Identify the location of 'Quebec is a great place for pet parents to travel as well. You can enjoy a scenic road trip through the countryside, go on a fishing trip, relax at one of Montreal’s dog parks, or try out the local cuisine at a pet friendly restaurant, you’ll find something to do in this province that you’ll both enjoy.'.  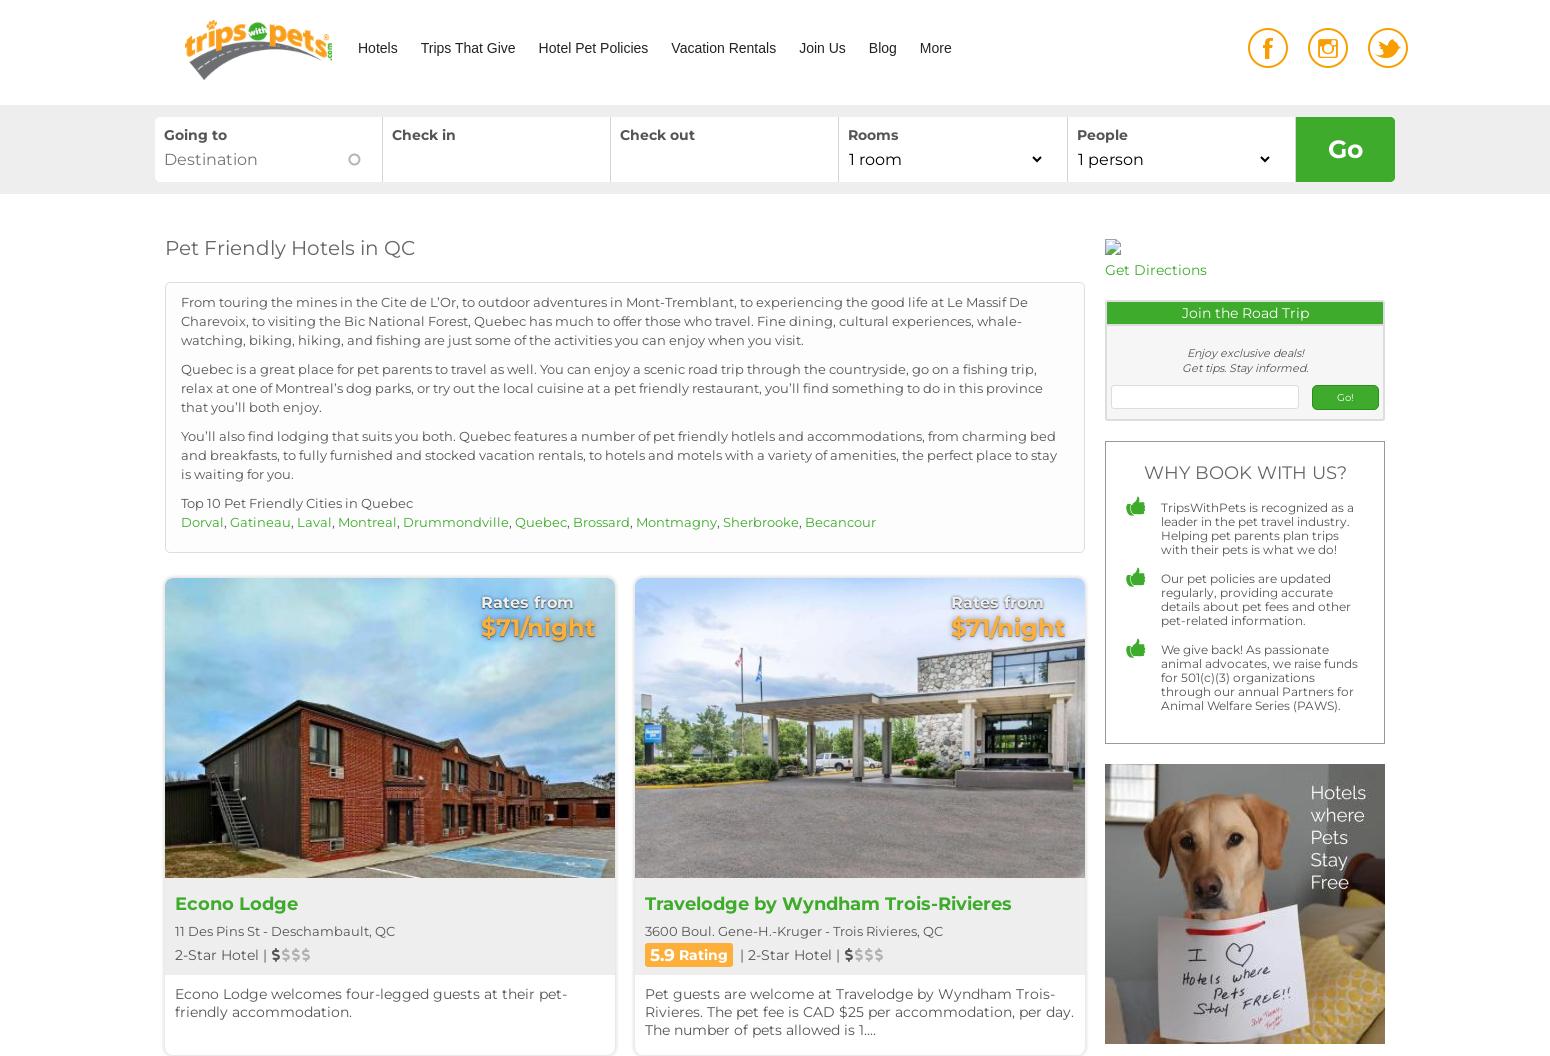
(611, 386).